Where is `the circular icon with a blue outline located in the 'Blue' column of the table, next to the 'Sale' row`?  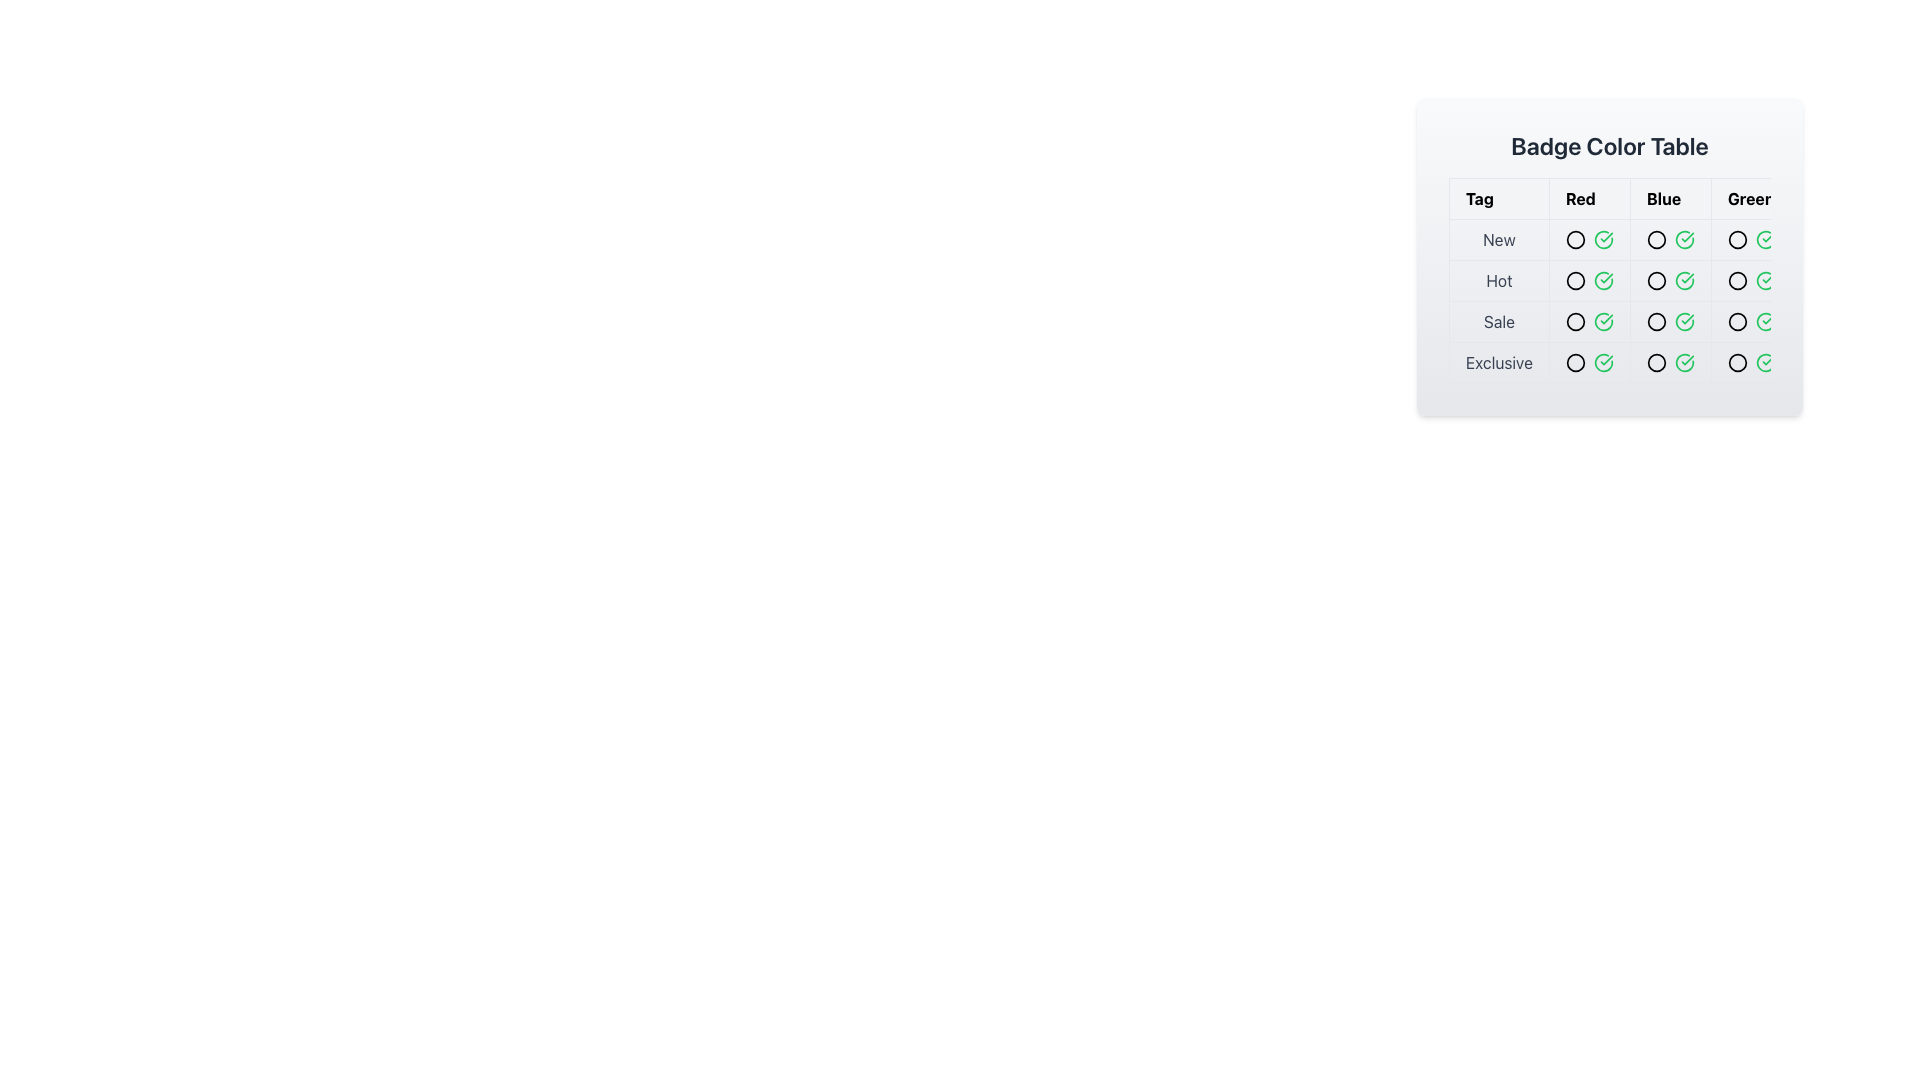
the circular icon with a blue outline located in the 'Blue' column of the table, next to the 'Sale' row is located at coordinates (1670, 320).